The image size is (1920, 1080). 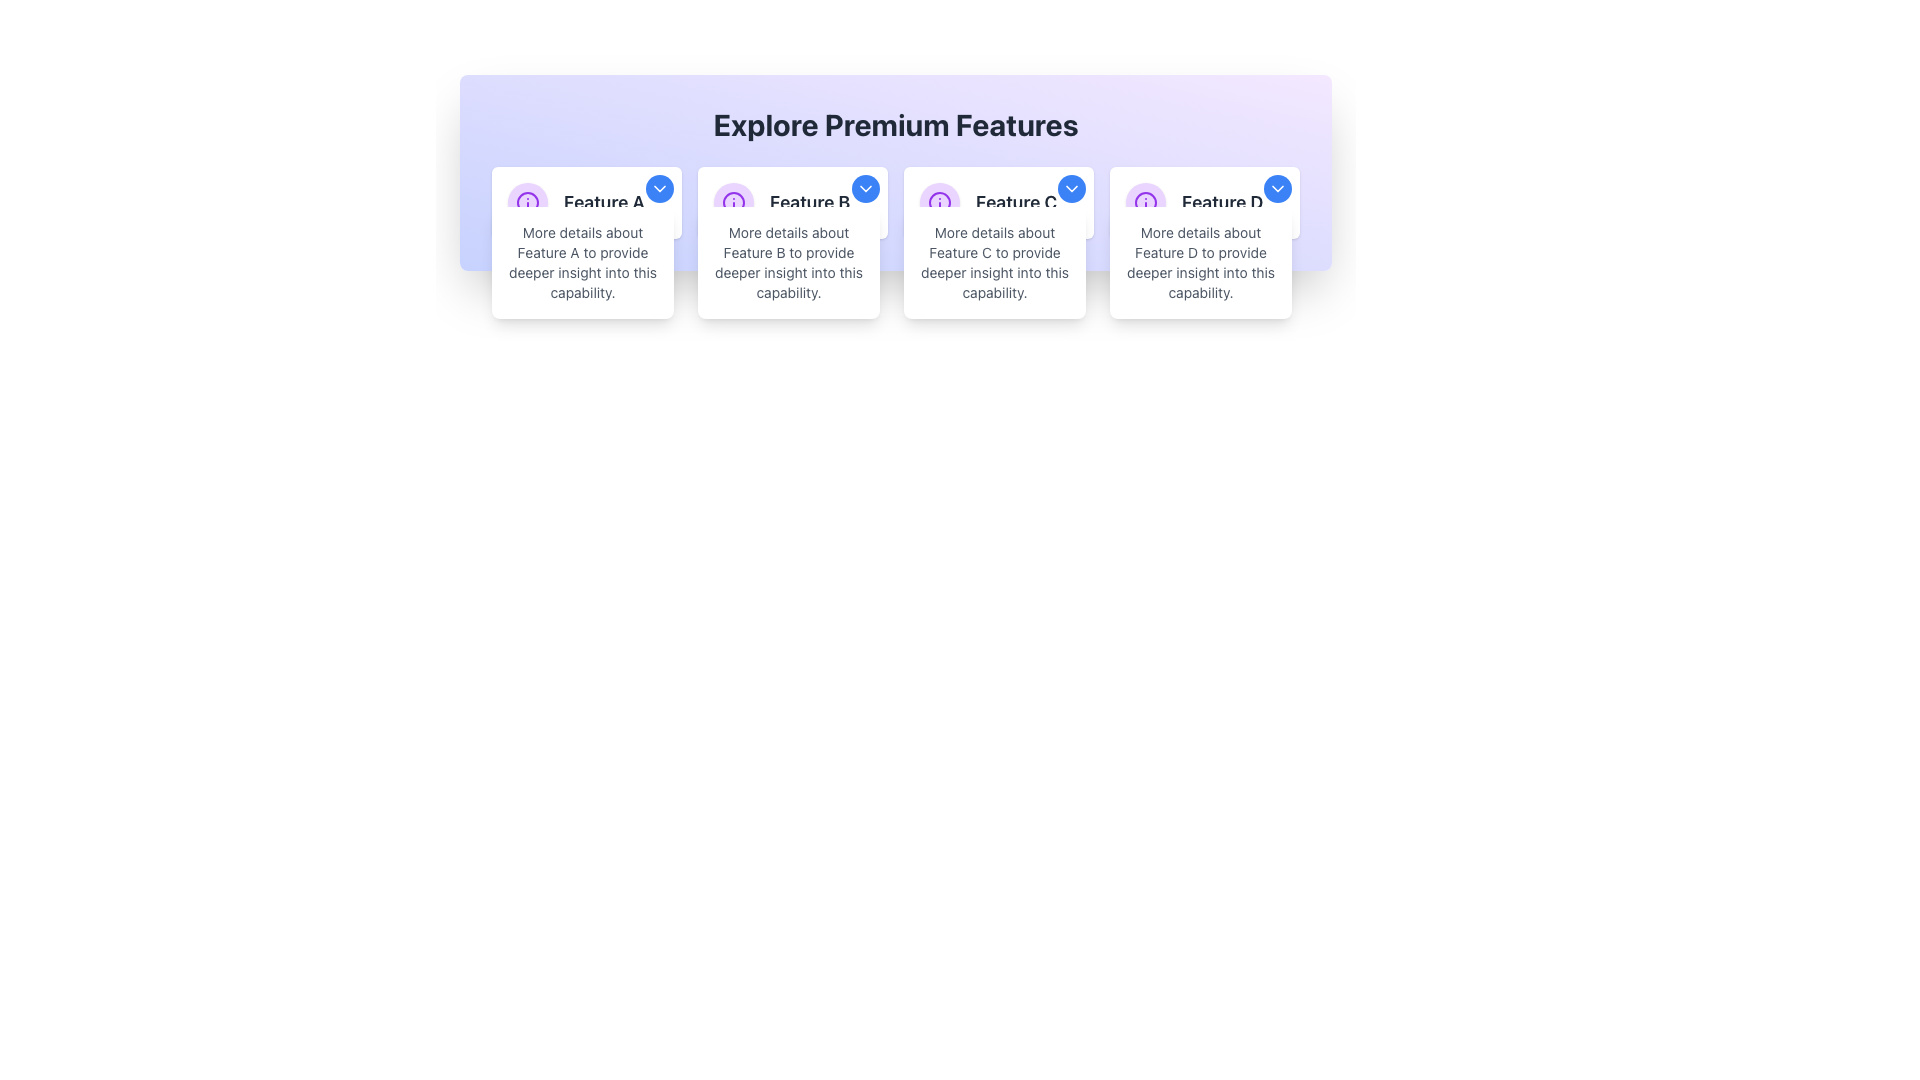 What do you see at coordinates (939, 203) in the screenshot?
I see `the outlined purple circle icon that contains a smaller symbol, which is the third icon in a horizontal series of four, positioned above the text 'Feature C'` at bounding box center [939, 203].